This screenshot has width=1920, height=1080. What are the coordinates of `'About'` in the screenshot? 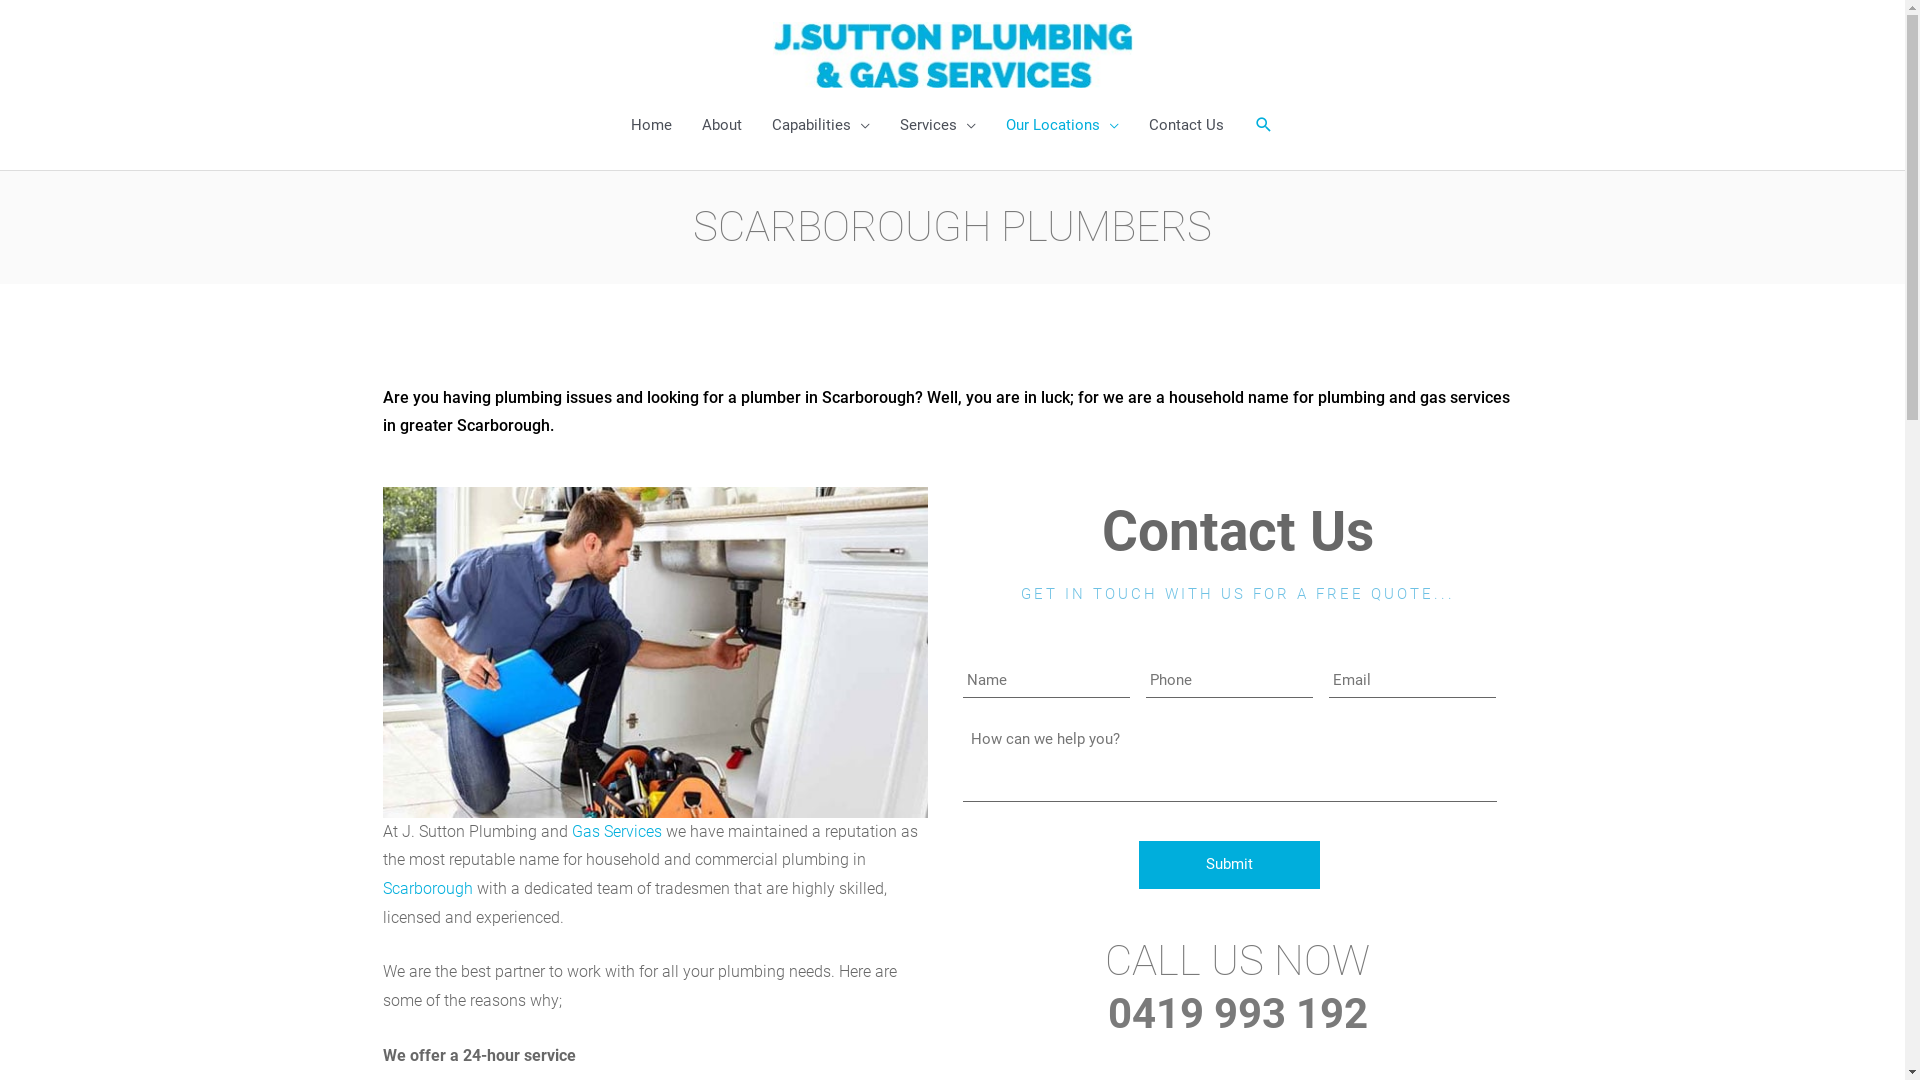 It's located at (720, 124).